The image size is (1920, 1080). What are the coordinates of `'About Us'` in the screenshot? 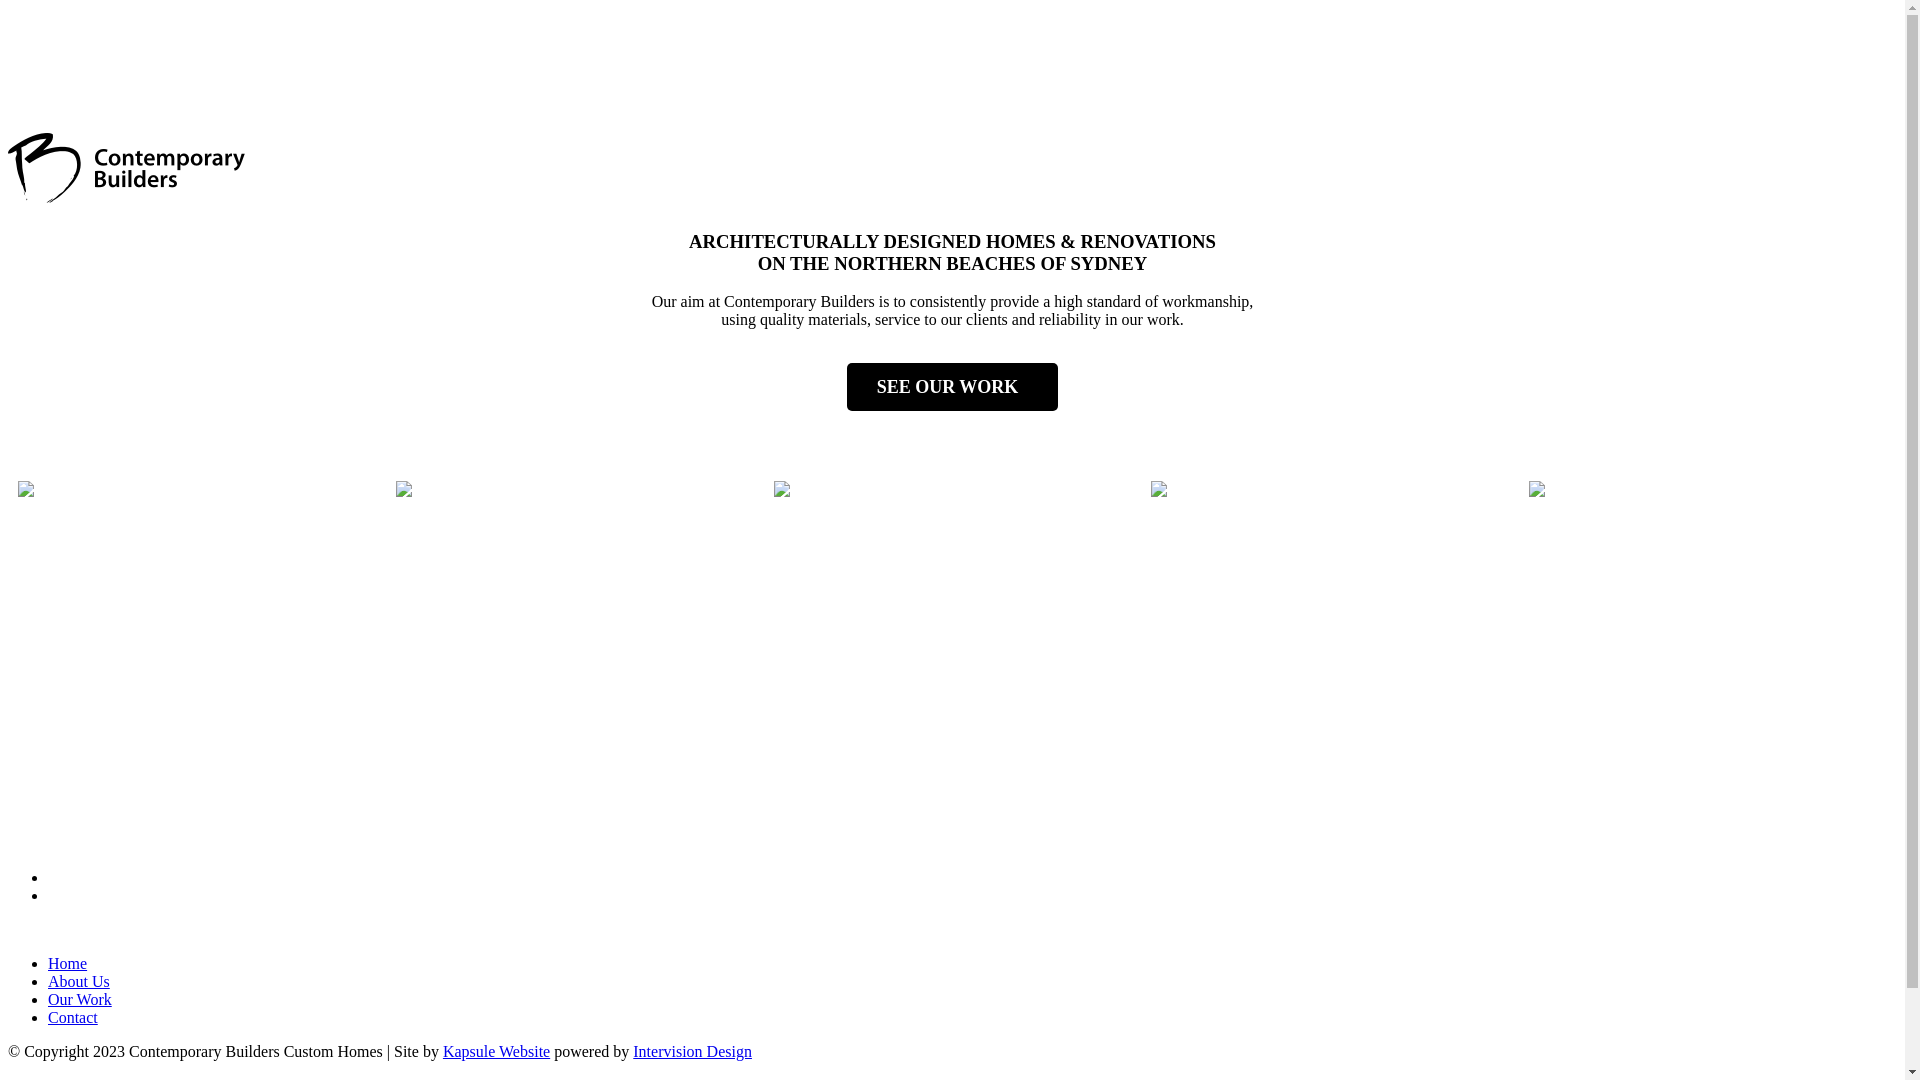 It's located at (78, 980).